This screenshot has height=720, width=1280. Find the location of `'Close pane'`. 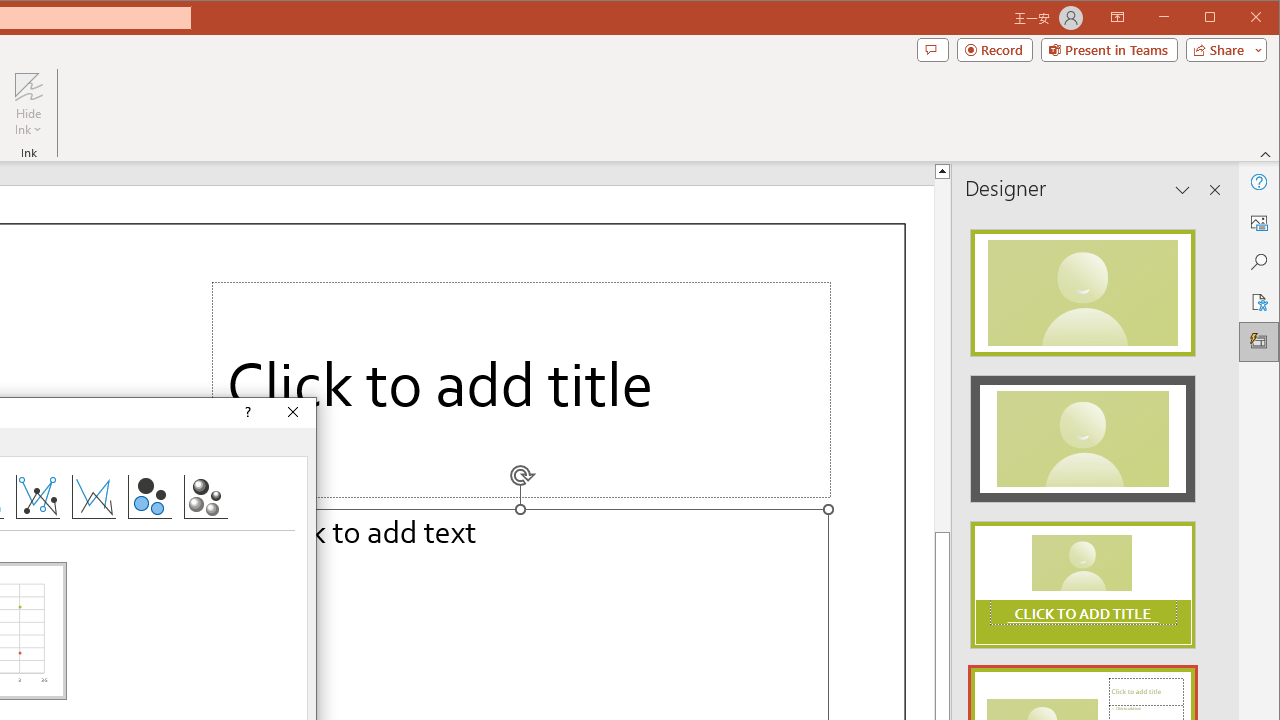

'Close pane' is located at coordinates (1214, 190).